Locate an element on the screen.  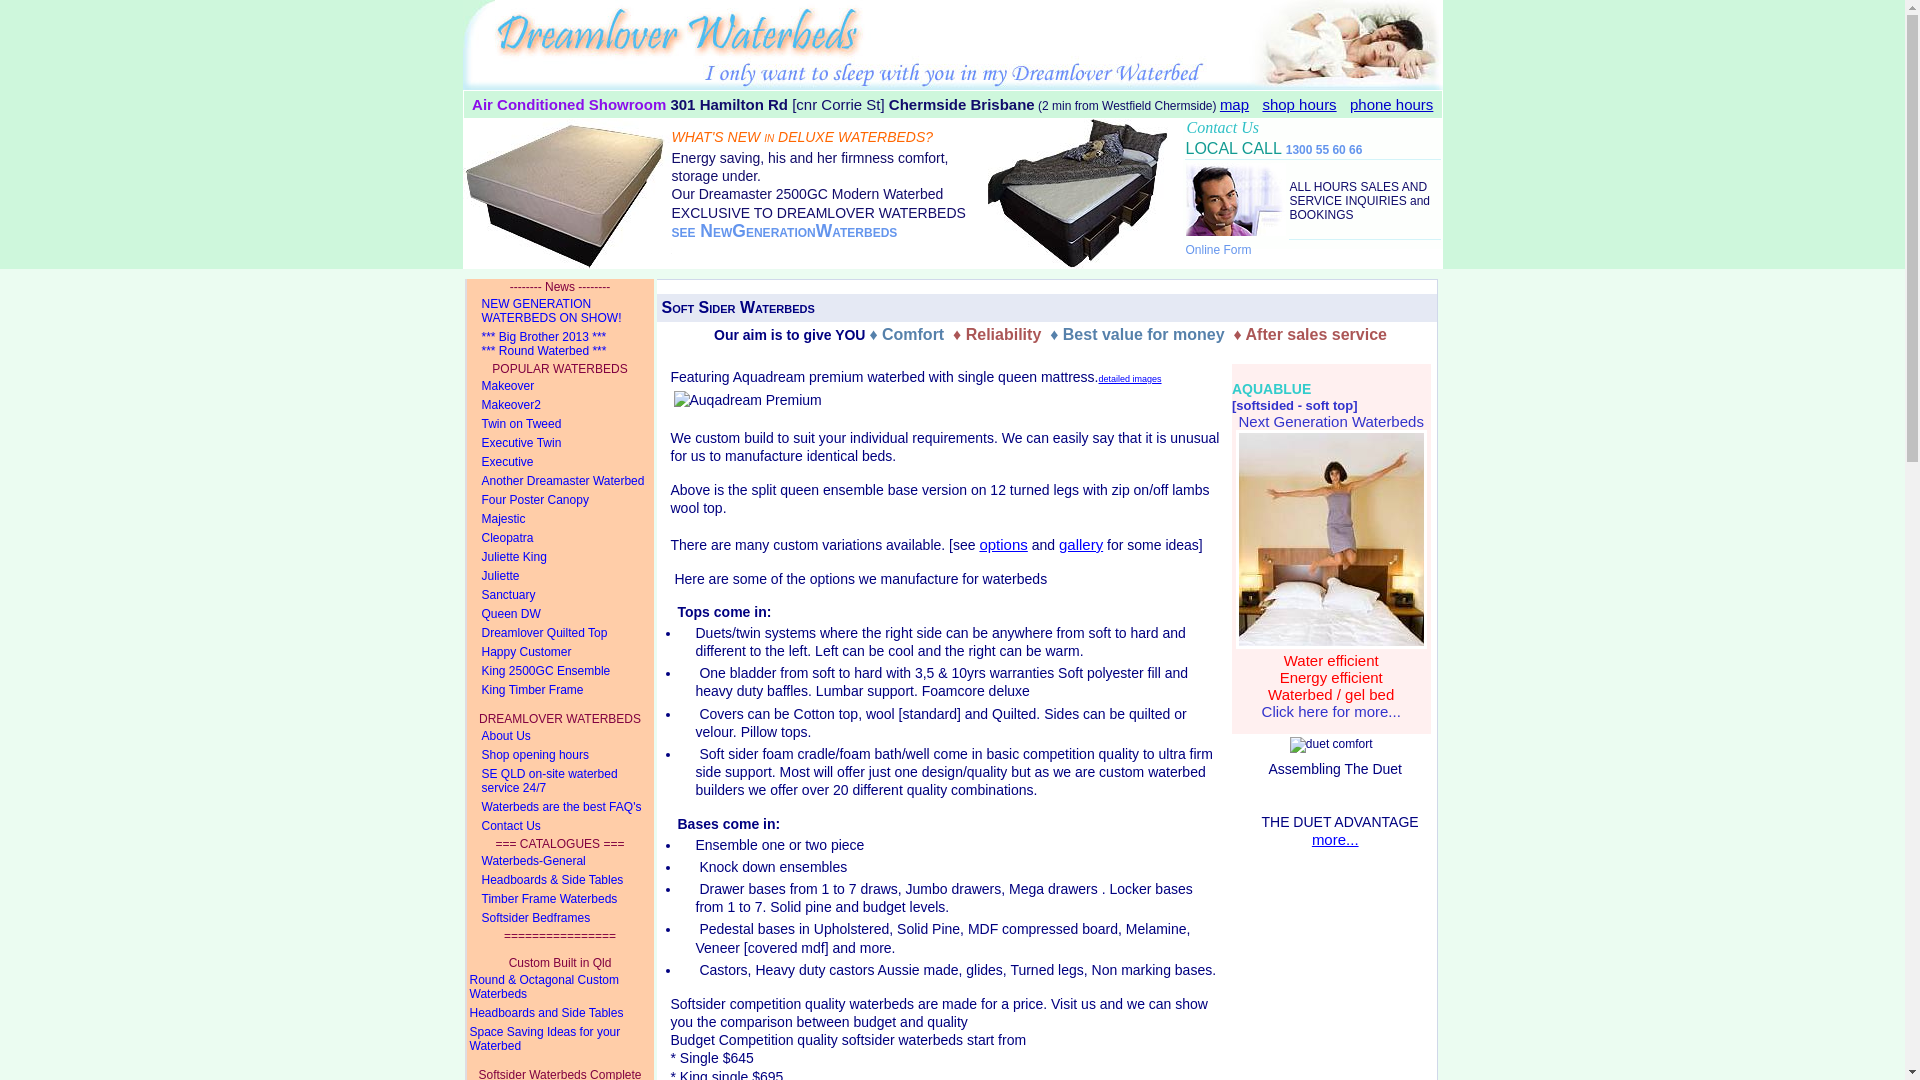
'Twin on Tweed' is located at coordinates (464, 423).